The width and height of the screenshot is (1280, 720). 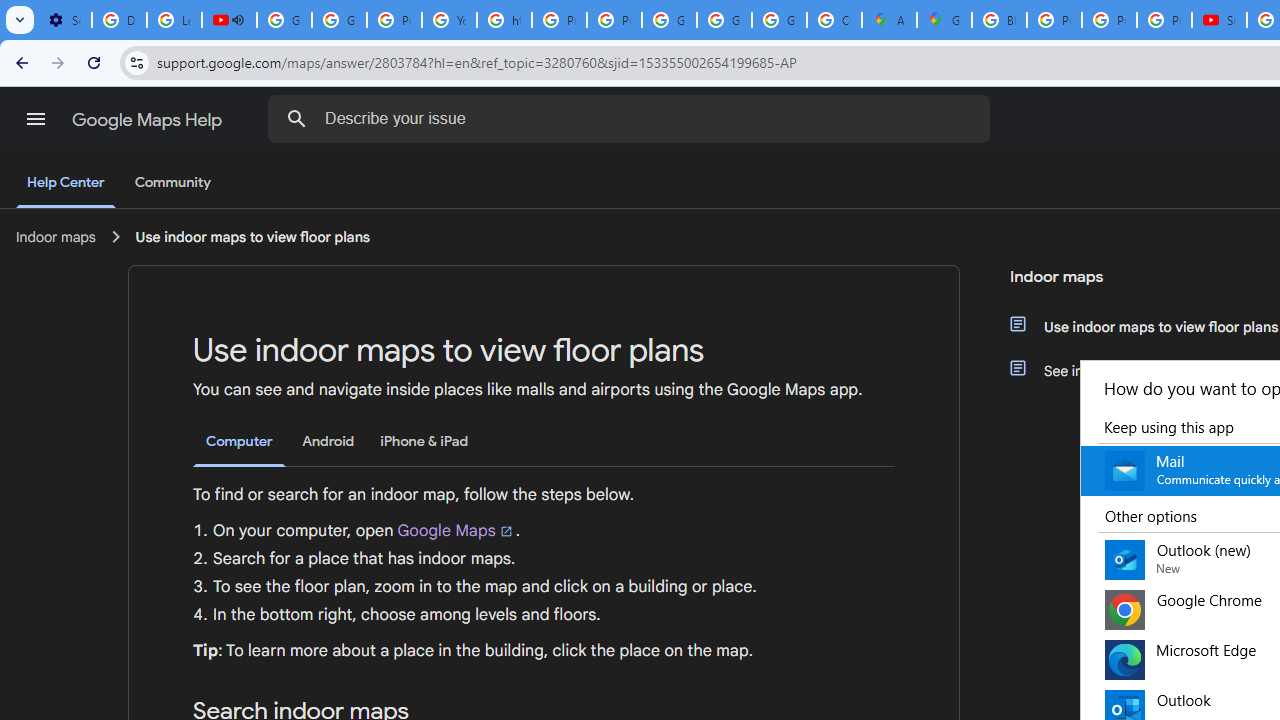 I want to click on 'Android', so click(x=328, y=440).